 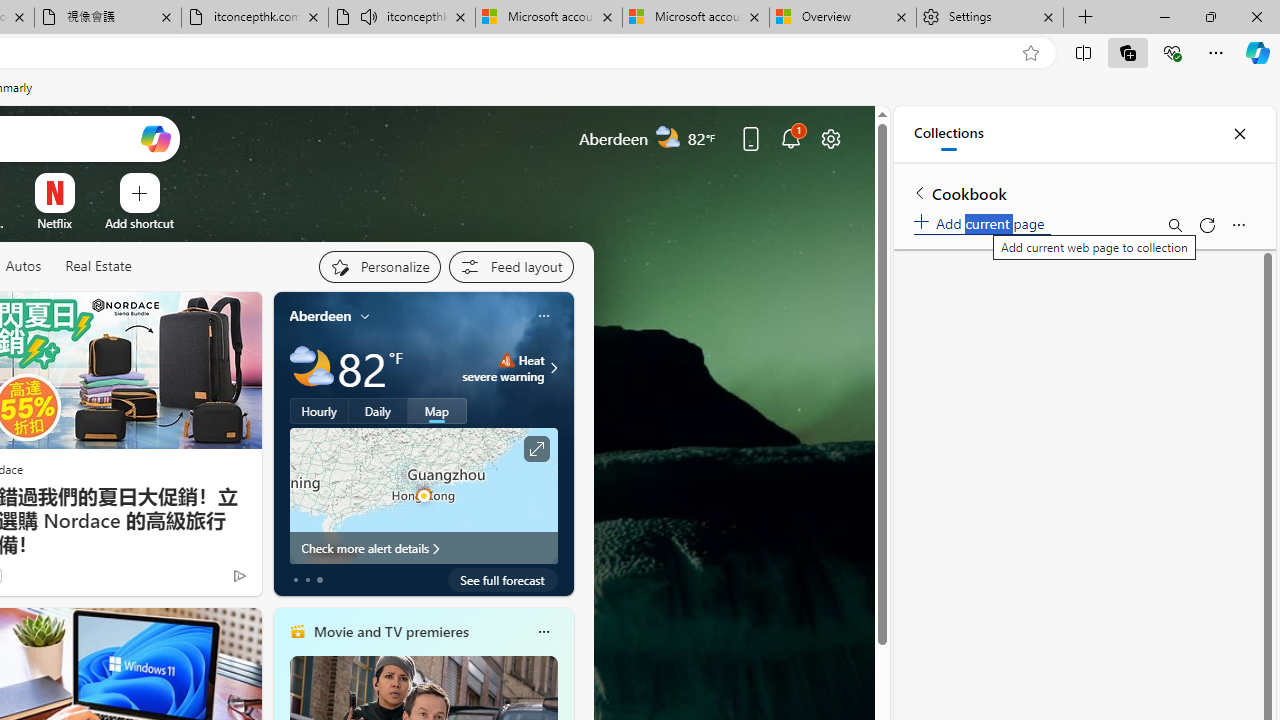 What do you see at coordinates (320, 315) in the screenshot?
I see `'Aberdeen'` at bounding box center [320, 315].